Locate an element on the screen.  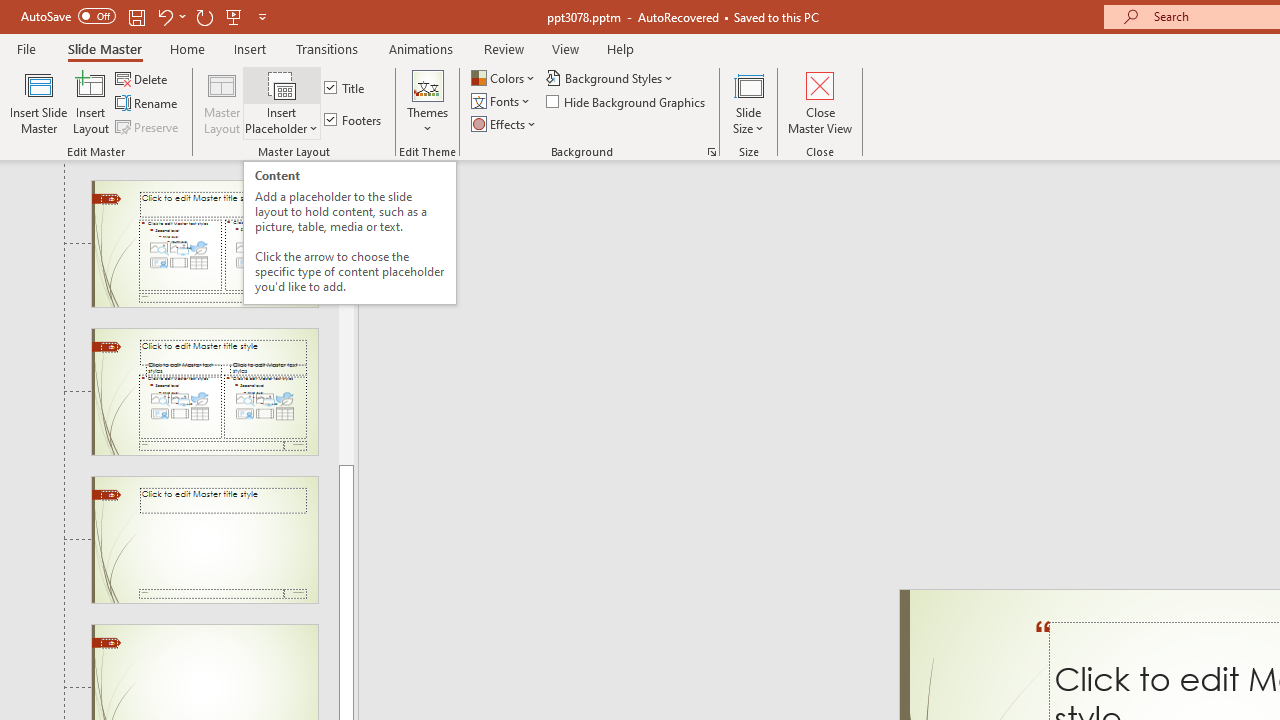
'Insert Placeholder' is located at coordinates (281, 103).